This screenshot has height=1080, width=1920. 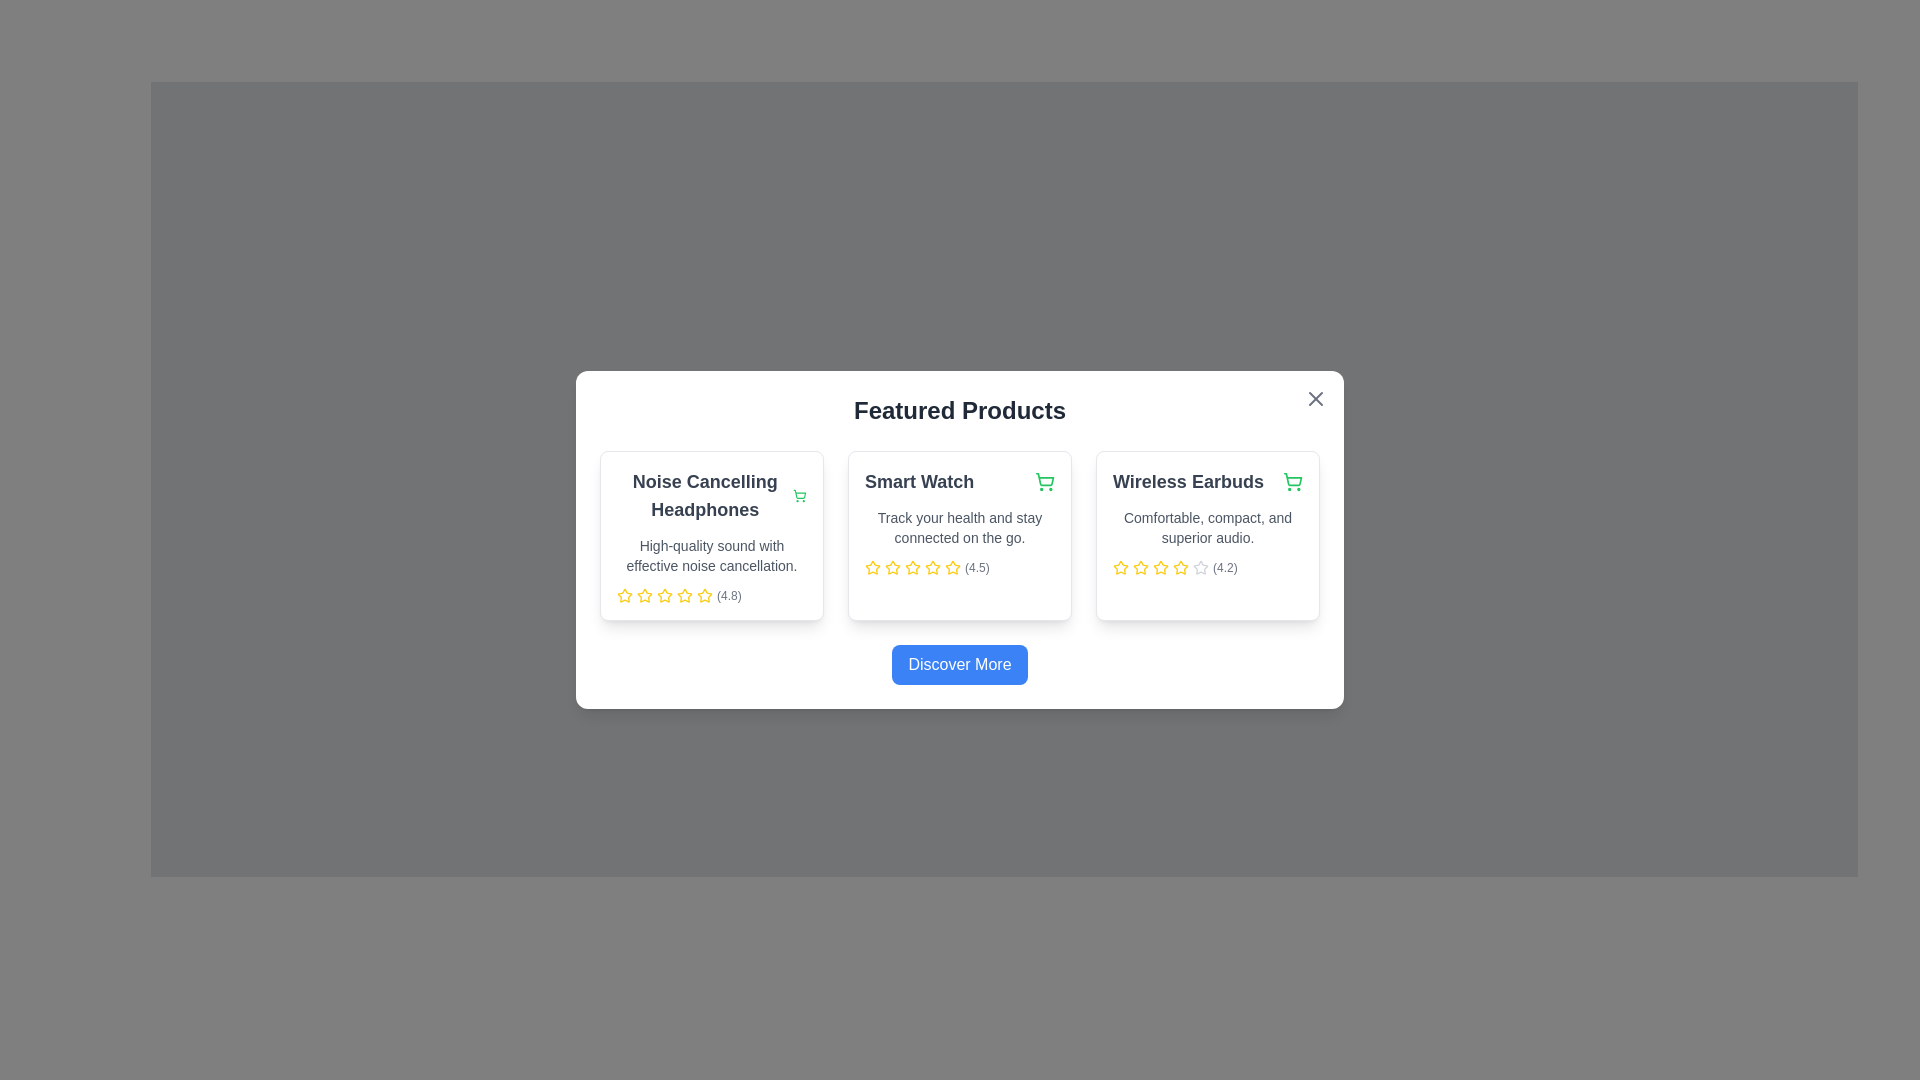 I want to click on the third product card displaying 'Wireless Earbuds' located at the bottom right corner of the grid under the 'Featured Products' header, so click(x=1207, y=535).